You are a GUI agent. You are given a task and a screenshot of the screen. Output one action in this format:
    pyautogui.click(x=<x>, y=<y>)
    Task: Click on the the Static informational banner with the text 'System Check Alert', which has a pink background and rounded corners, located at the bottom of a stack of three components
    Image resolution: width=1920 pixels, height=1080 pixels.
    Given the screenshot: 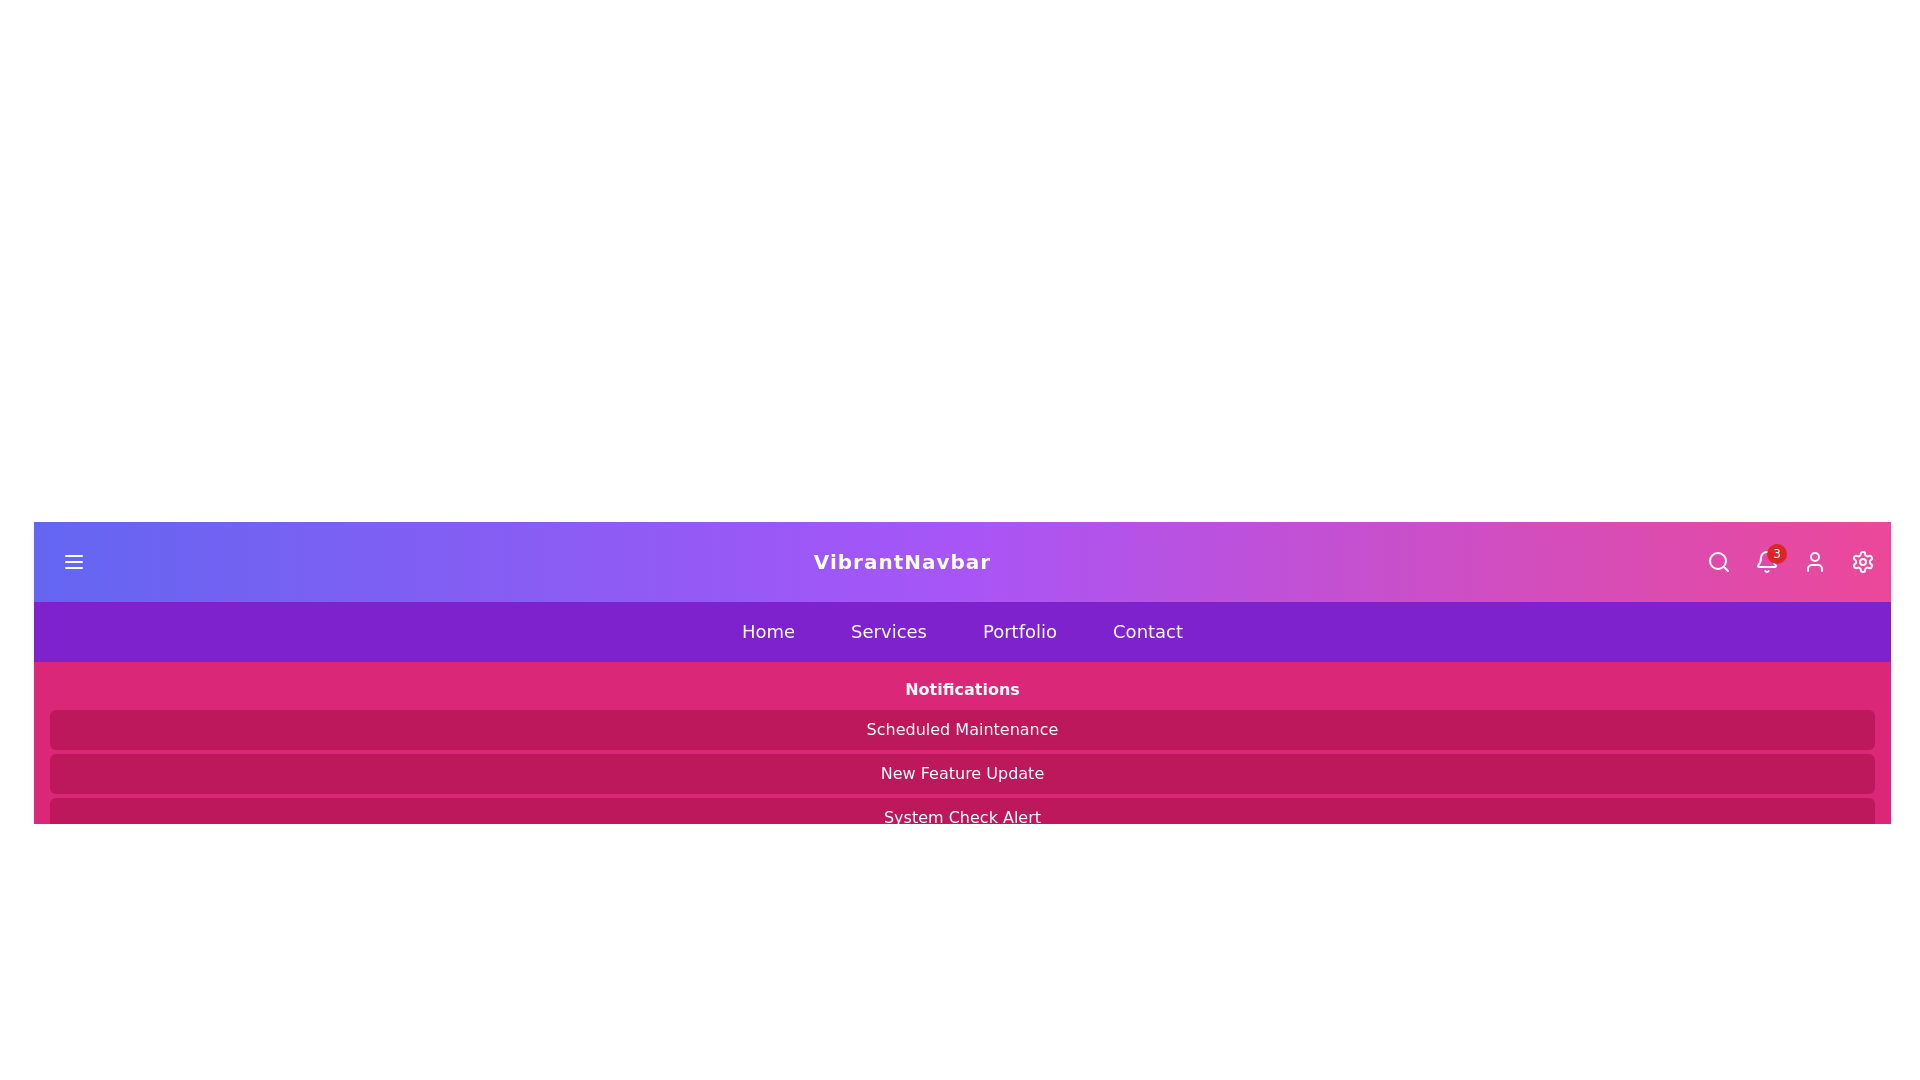 What is the action you would take?
    pyautogui.click(x=962, y=817)
    